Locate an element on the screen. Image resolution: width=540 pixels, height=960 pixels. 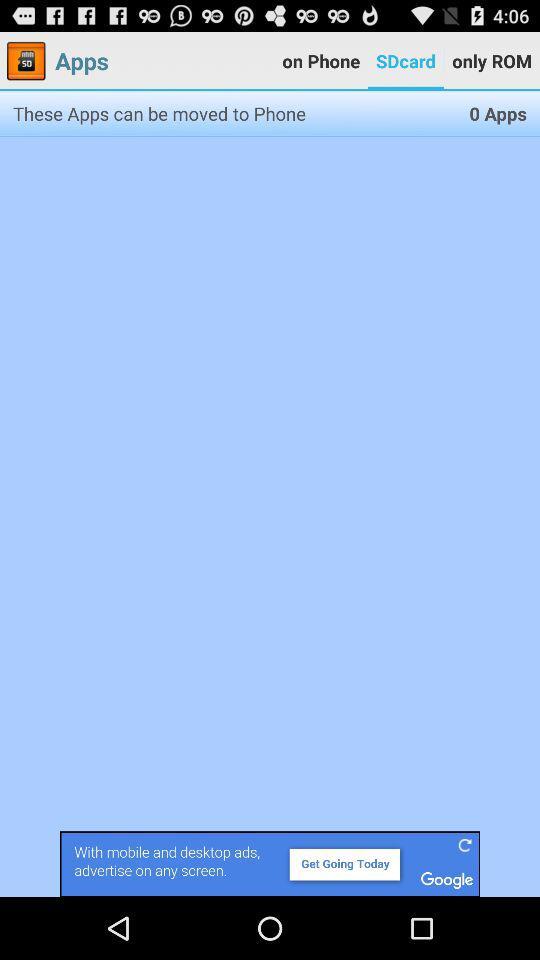
sdcard which is at top of the page is located at coordinates (405, 61).